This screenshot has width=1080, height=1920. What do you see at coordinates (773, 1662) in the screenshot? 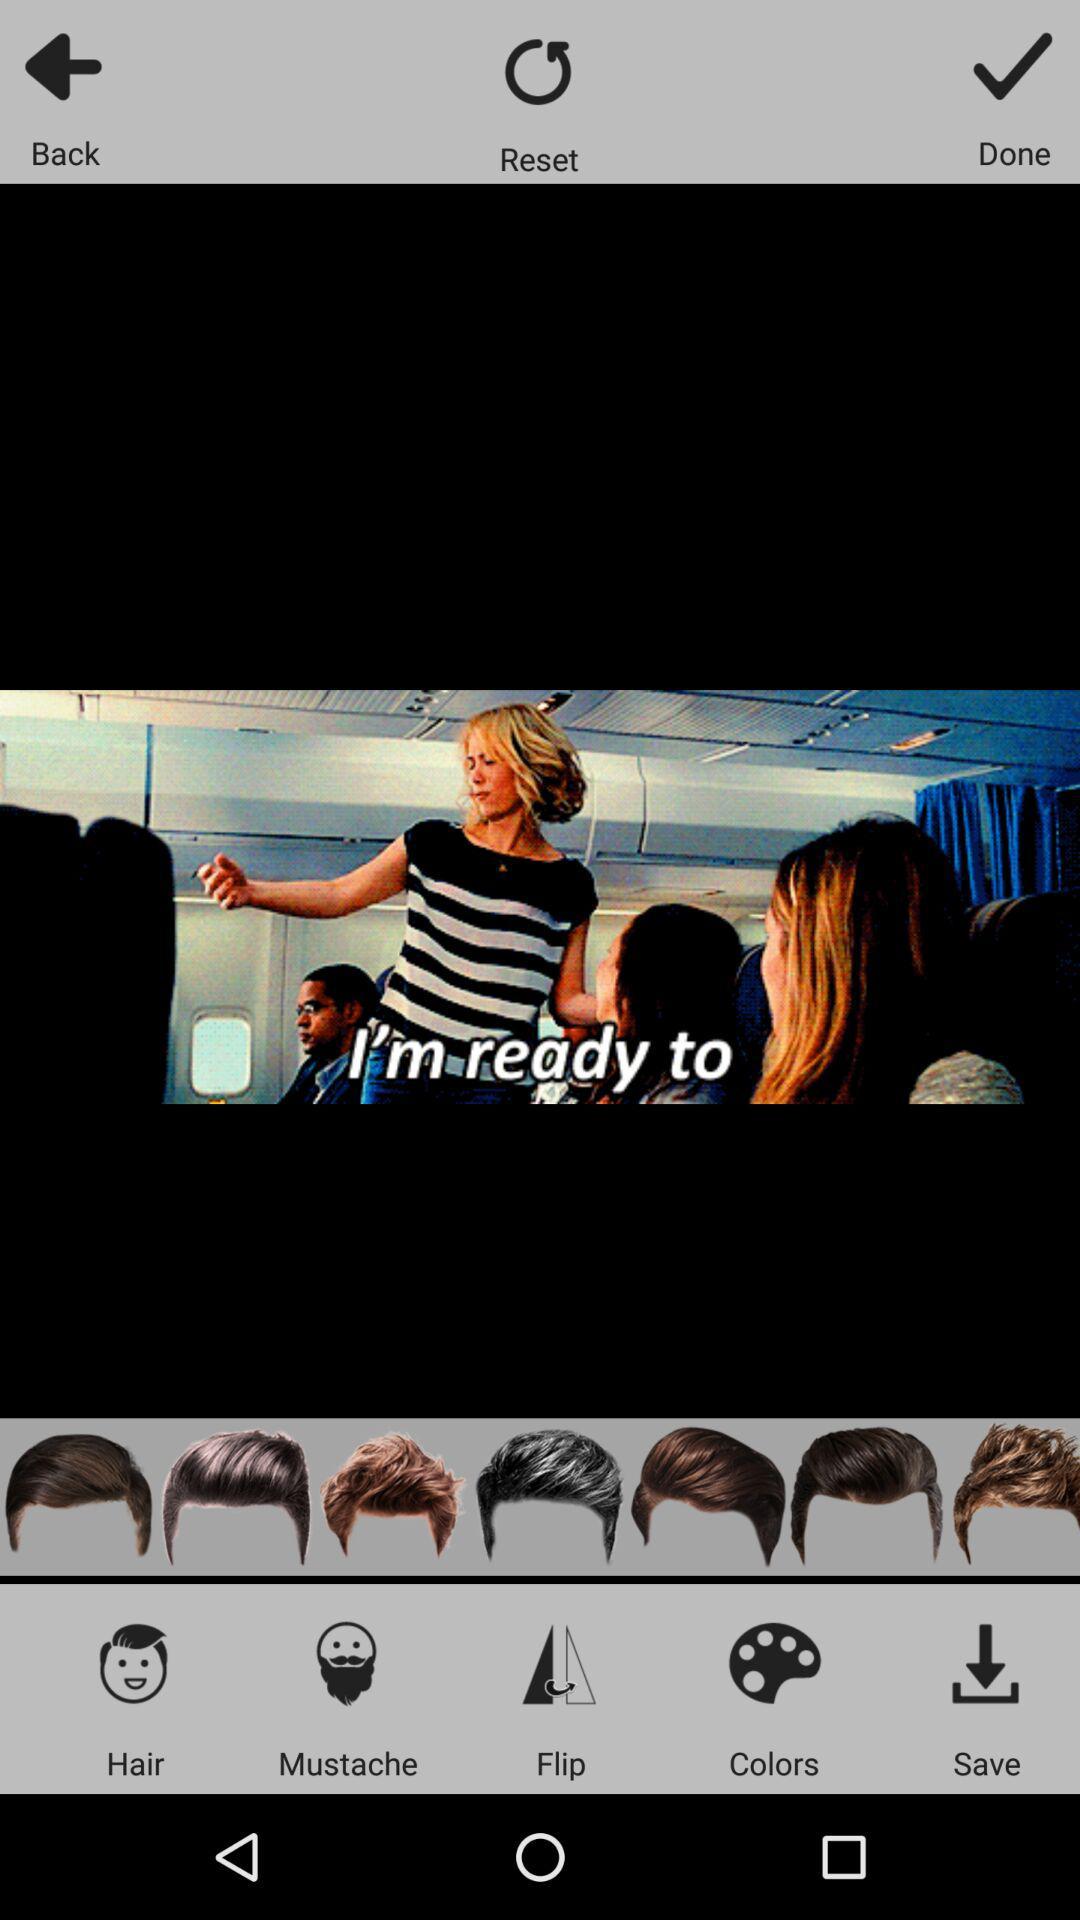
I see `colors menu` at bounding box center [773, 1662].